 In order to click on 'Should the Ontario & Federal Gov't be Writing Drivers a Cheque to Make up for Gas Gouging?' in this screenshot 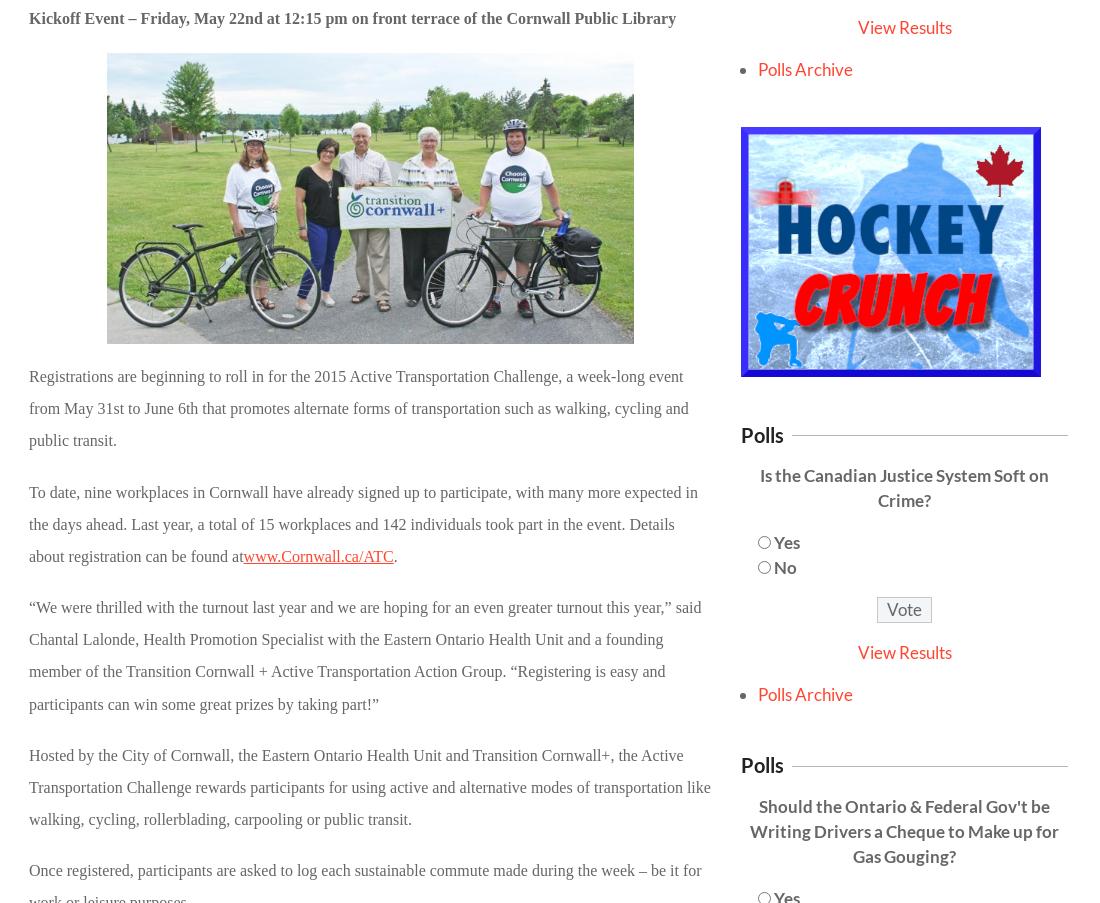, I will do `click(904, 829)`.